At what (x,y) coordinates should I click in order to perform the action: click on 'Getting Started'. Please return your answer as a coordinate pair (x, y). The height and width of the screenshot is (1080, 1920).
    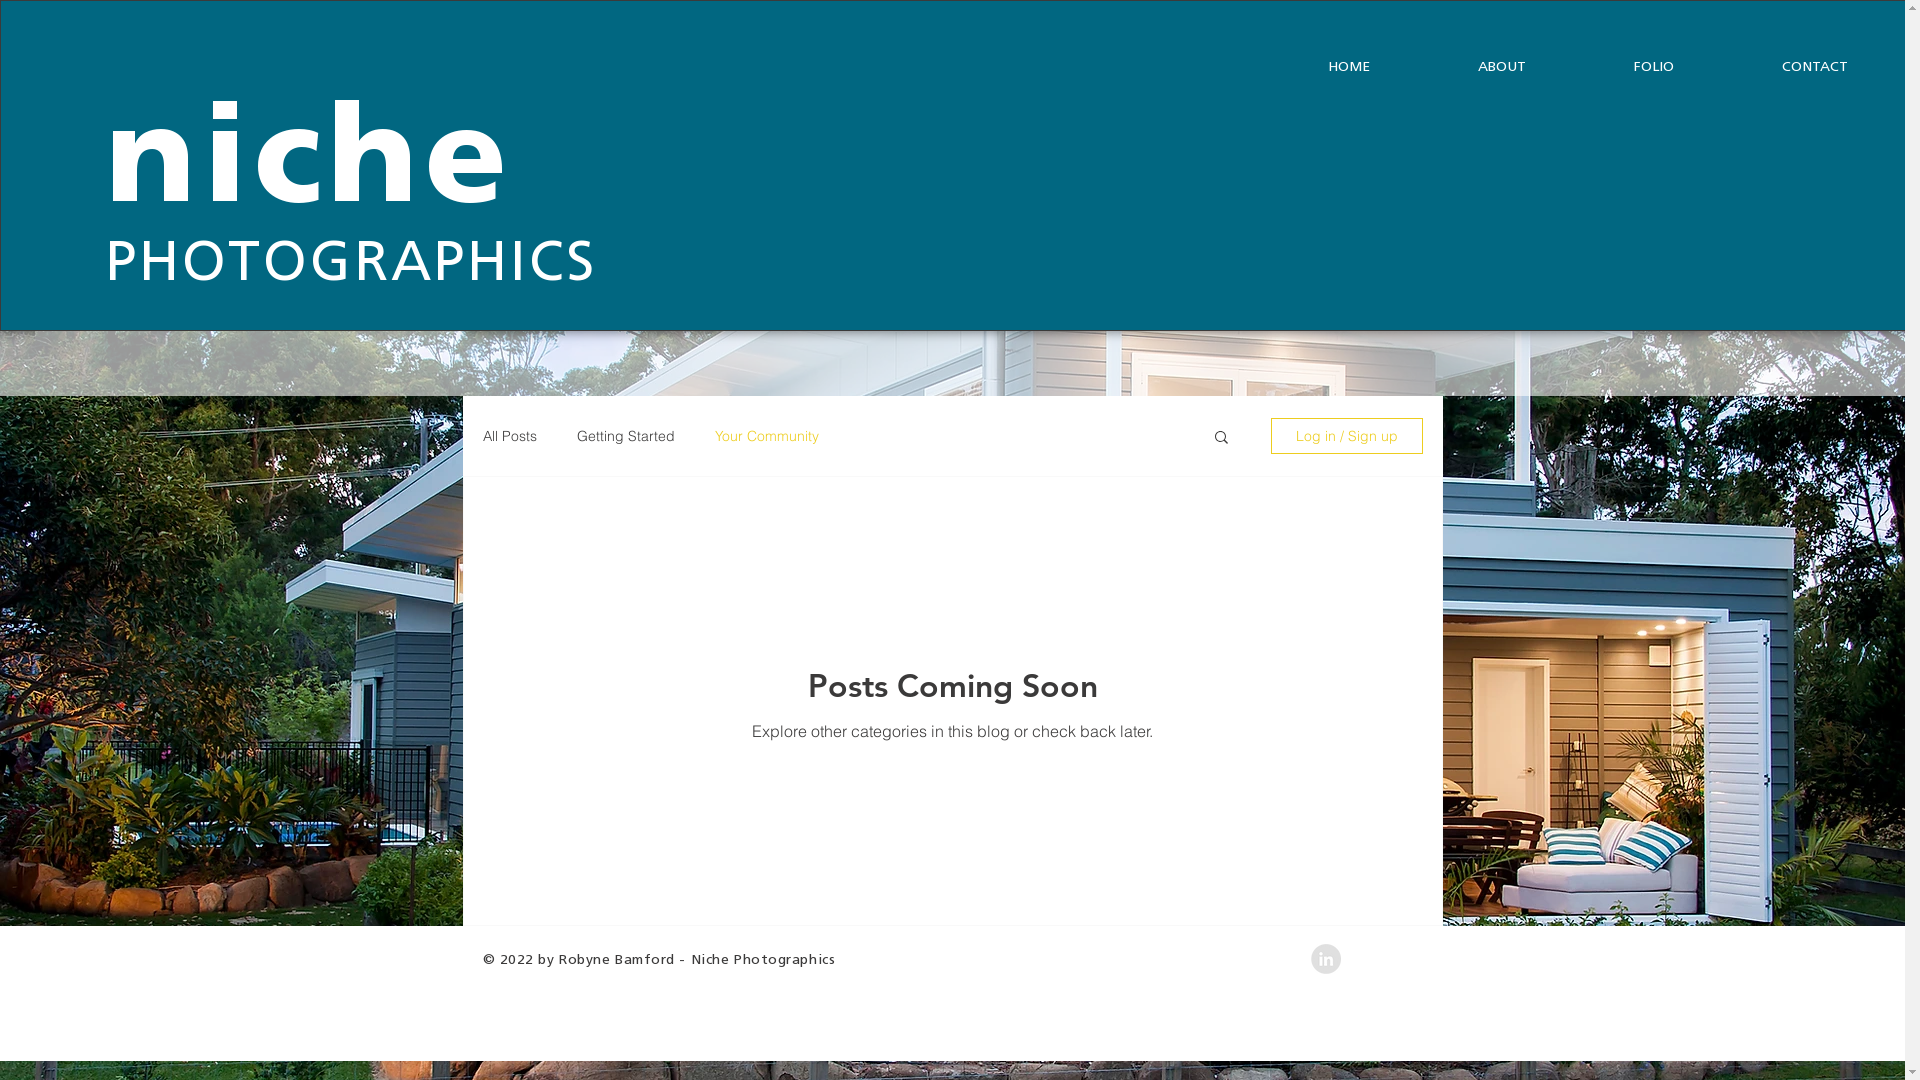
    Looking at the image, I should click on (623, 434).